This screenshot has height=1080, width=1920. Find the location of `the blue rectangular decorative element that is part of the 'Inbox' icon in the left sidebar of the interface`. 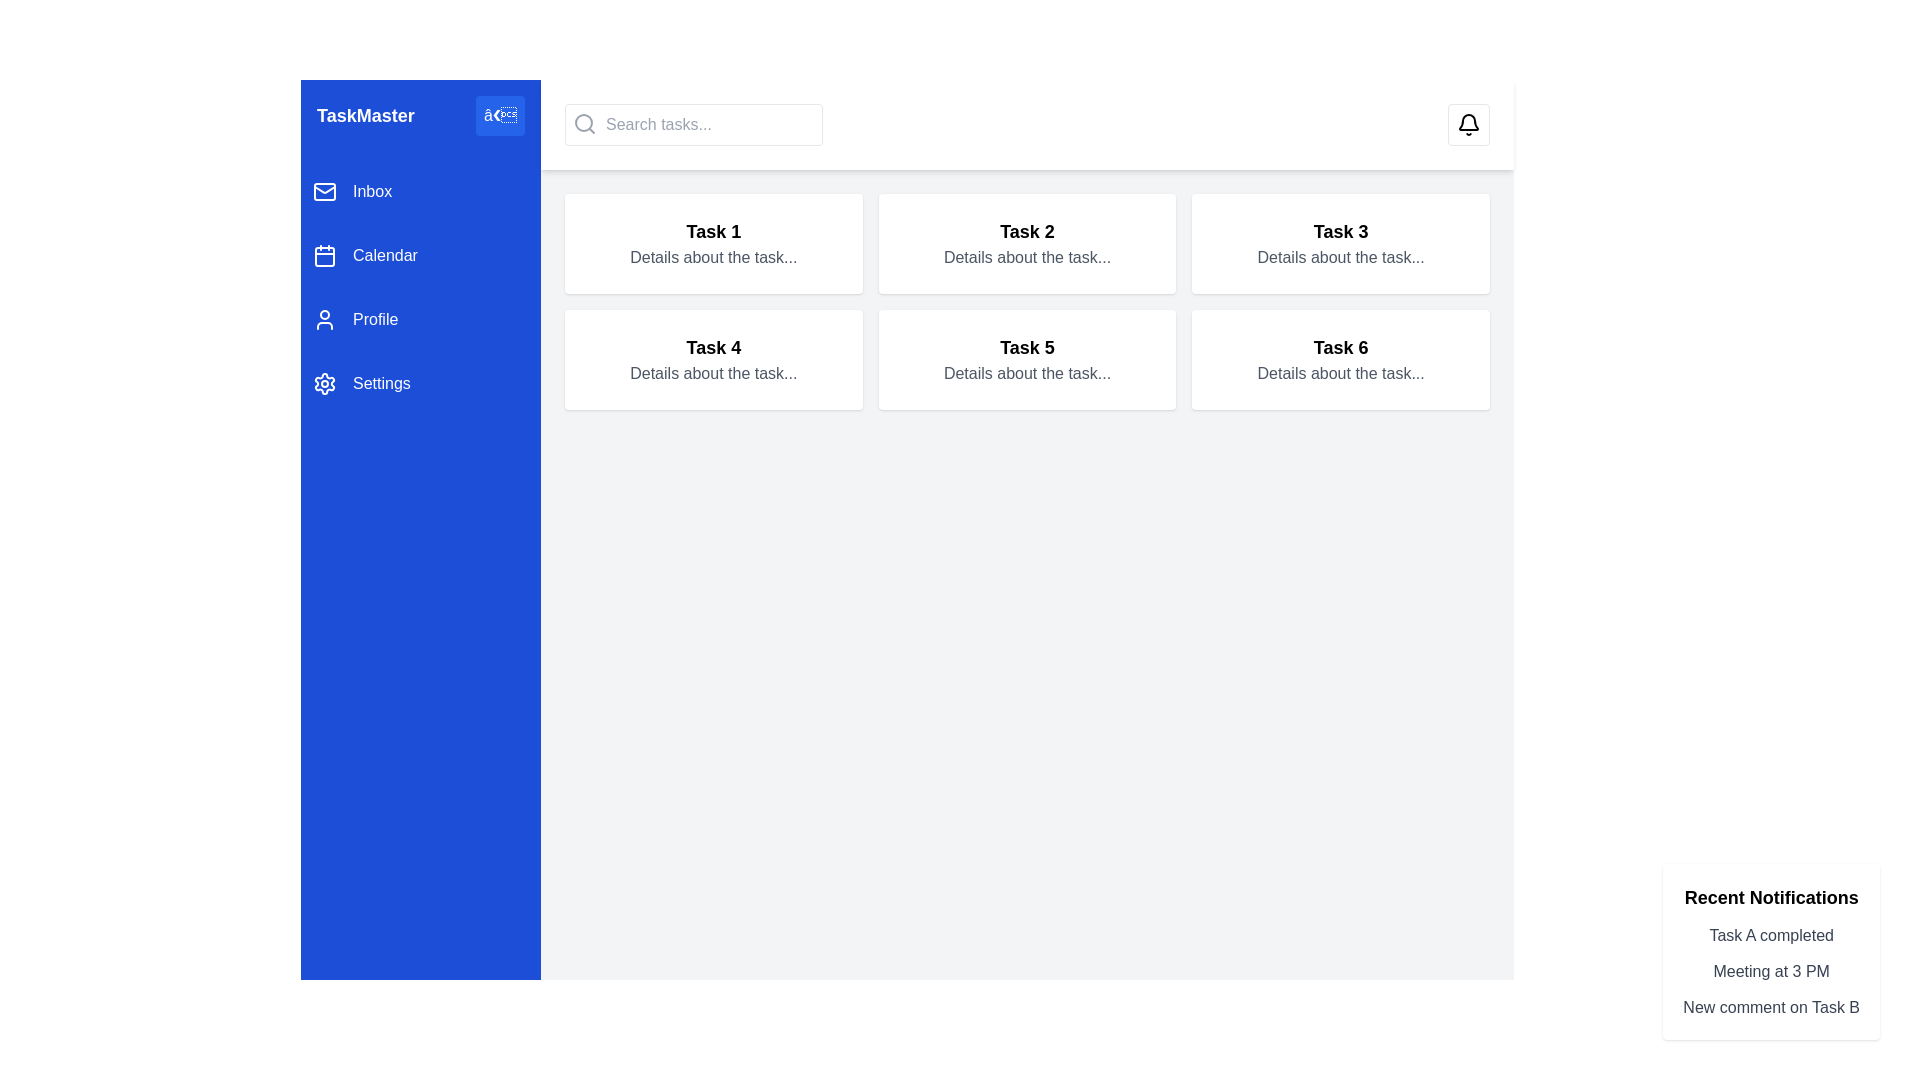

the blue rectangular decorative element that is part of the 'Inbox' icon in the left sidebar of the interface is located at coordinates (325, 192).